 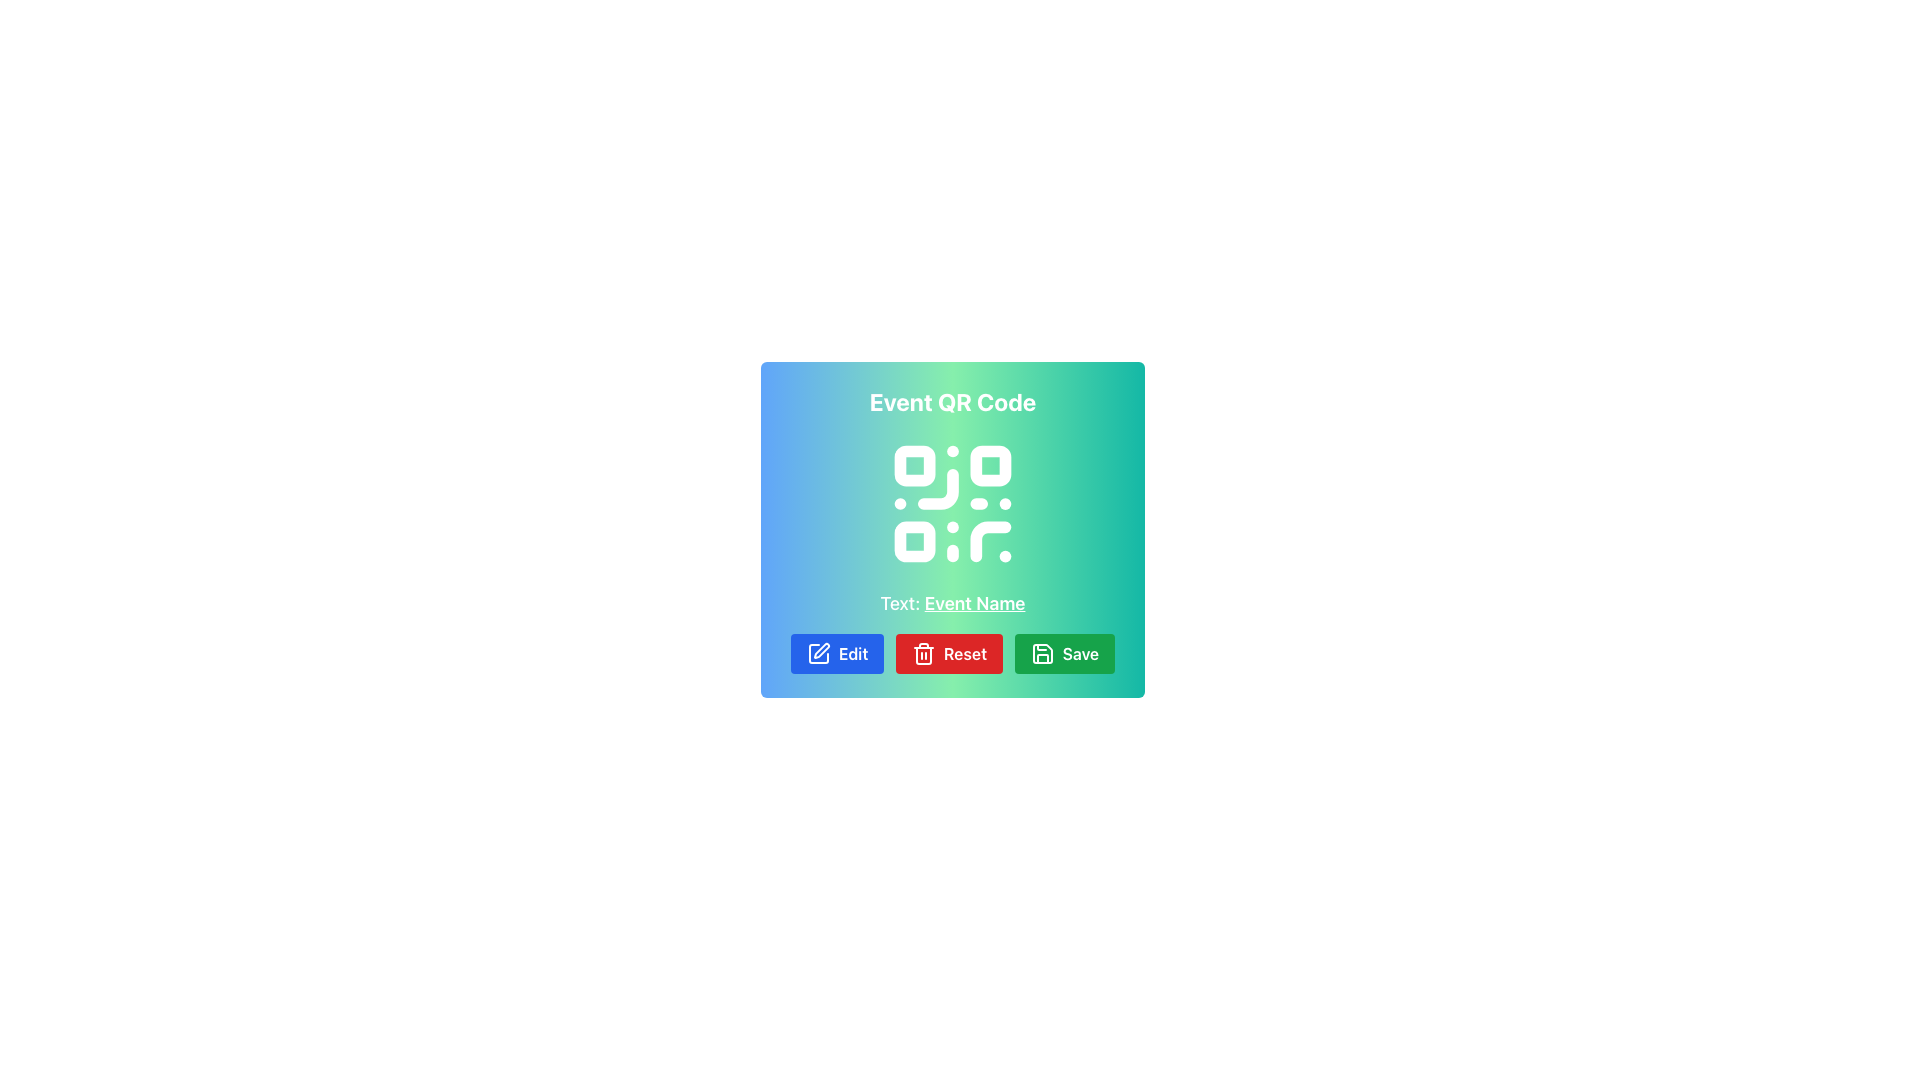 I want to click on the trashcan icon within the 'Reset' button, which is located between the 'Edit' and 'Save' buttons, indicating a delete action, so click(x=922, y=654).